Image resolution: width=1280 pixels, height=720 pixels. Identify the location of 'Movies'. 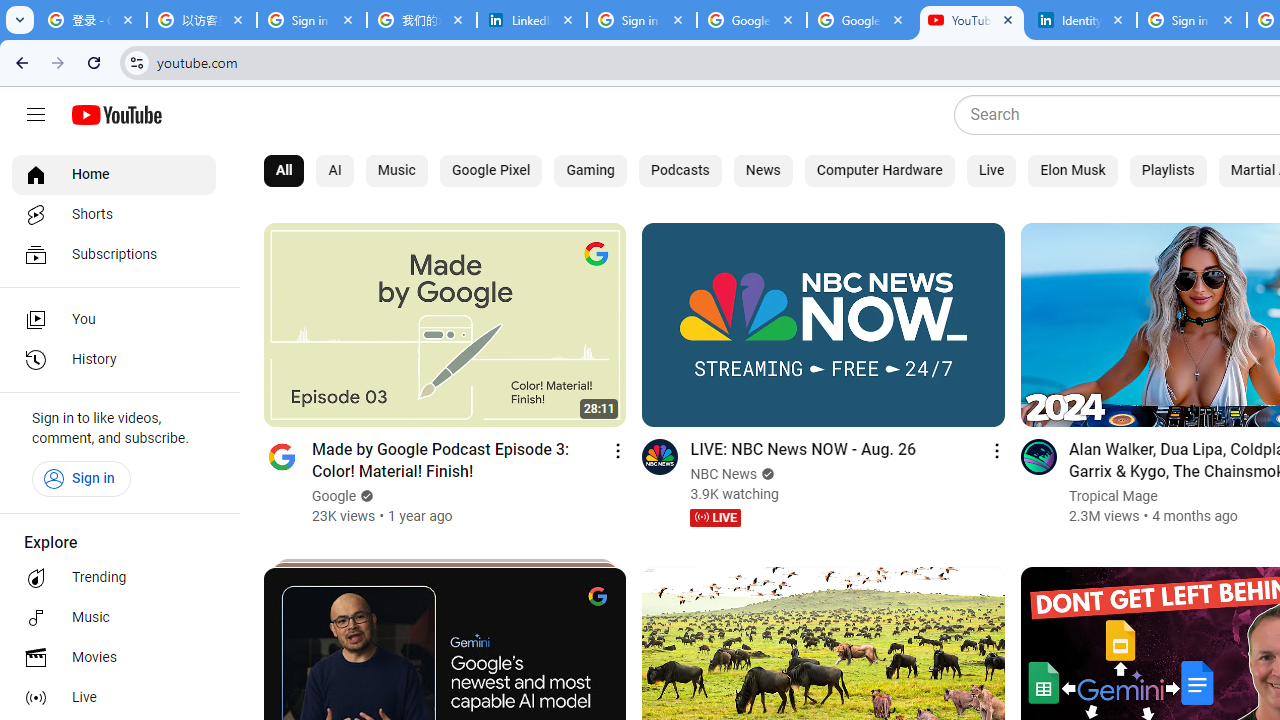
(112, 658).